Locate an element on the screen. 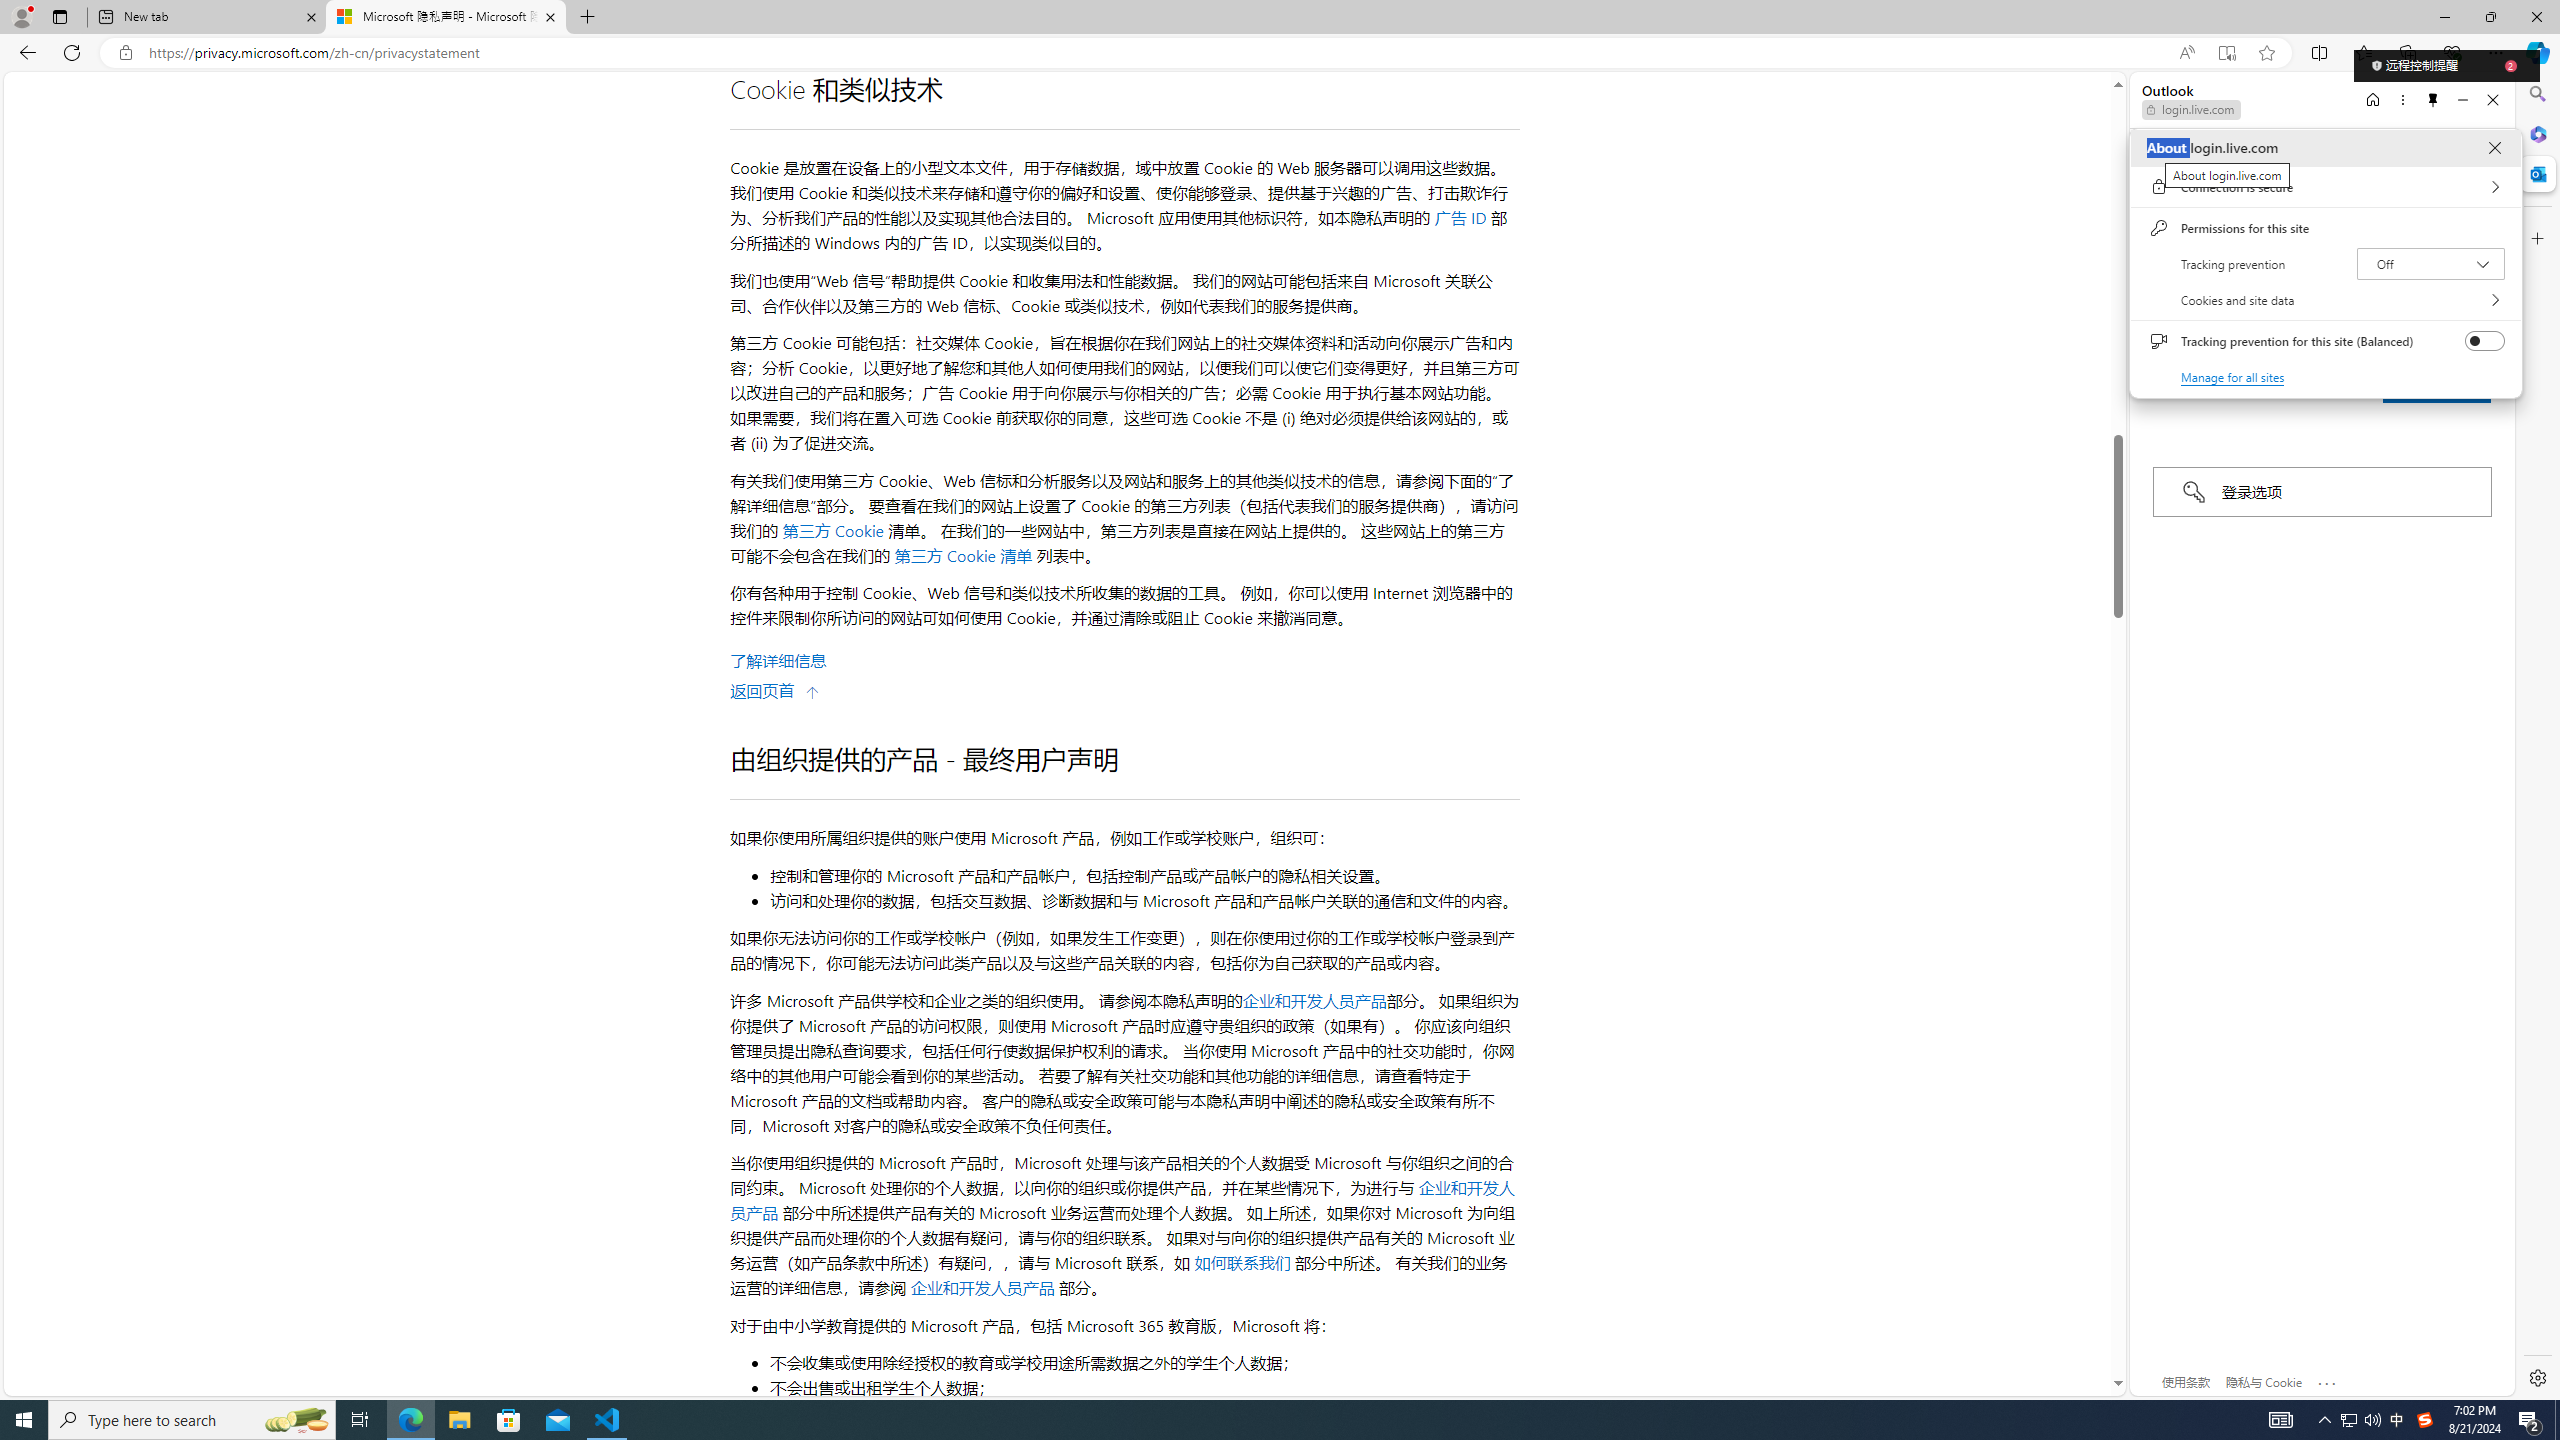 This screenshot has width=2560, height=1440. 'Tracking prevention for this site (Balanced)' is located at coordinates (2484, 340).